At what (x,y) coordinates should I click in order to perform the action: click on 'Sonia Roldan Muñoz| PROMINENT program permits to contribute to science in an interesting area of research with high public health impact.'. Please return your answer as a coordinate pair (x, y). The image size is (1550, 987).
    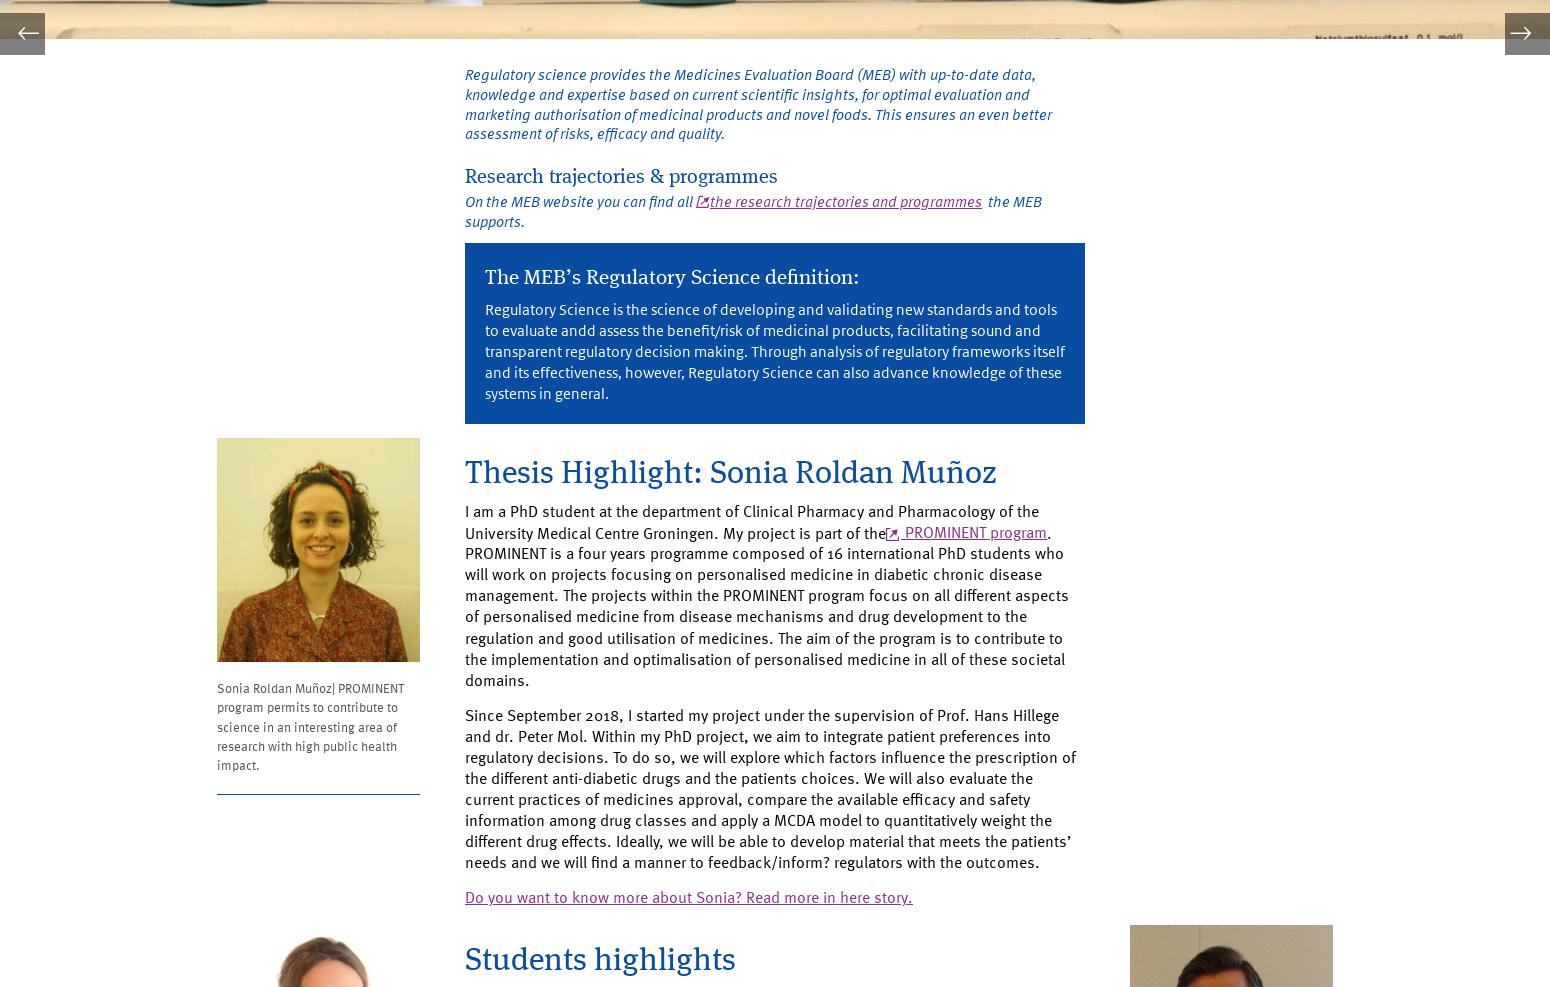
    Looking at the image, I should click on (216, 748).